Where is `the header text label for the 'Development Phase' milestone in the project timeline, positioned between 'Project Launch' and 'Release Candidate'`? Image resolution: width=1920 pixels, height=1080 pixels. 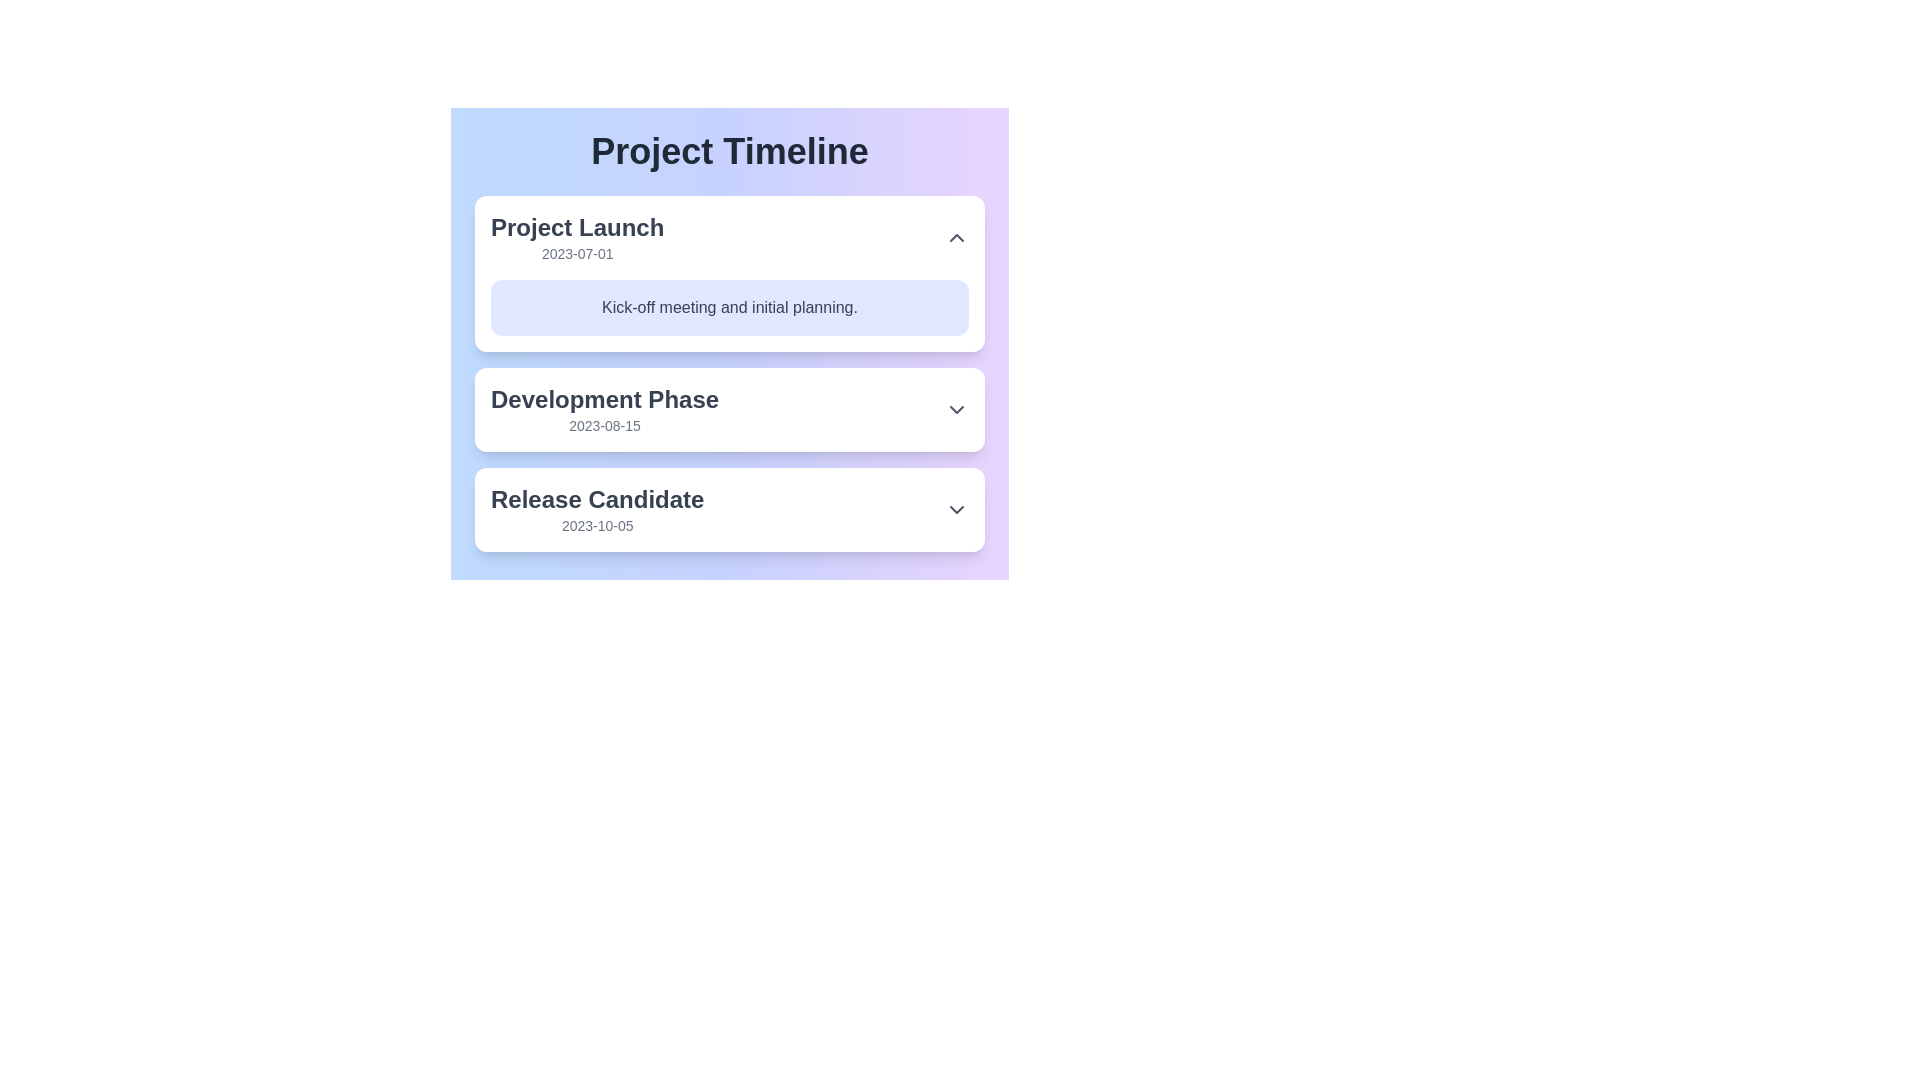 the header text label for the 'Development Phase' milestone in the project timeline, positioned between 'Project Launch' and 'Release Candidate' is located at coordinates (603, 400).